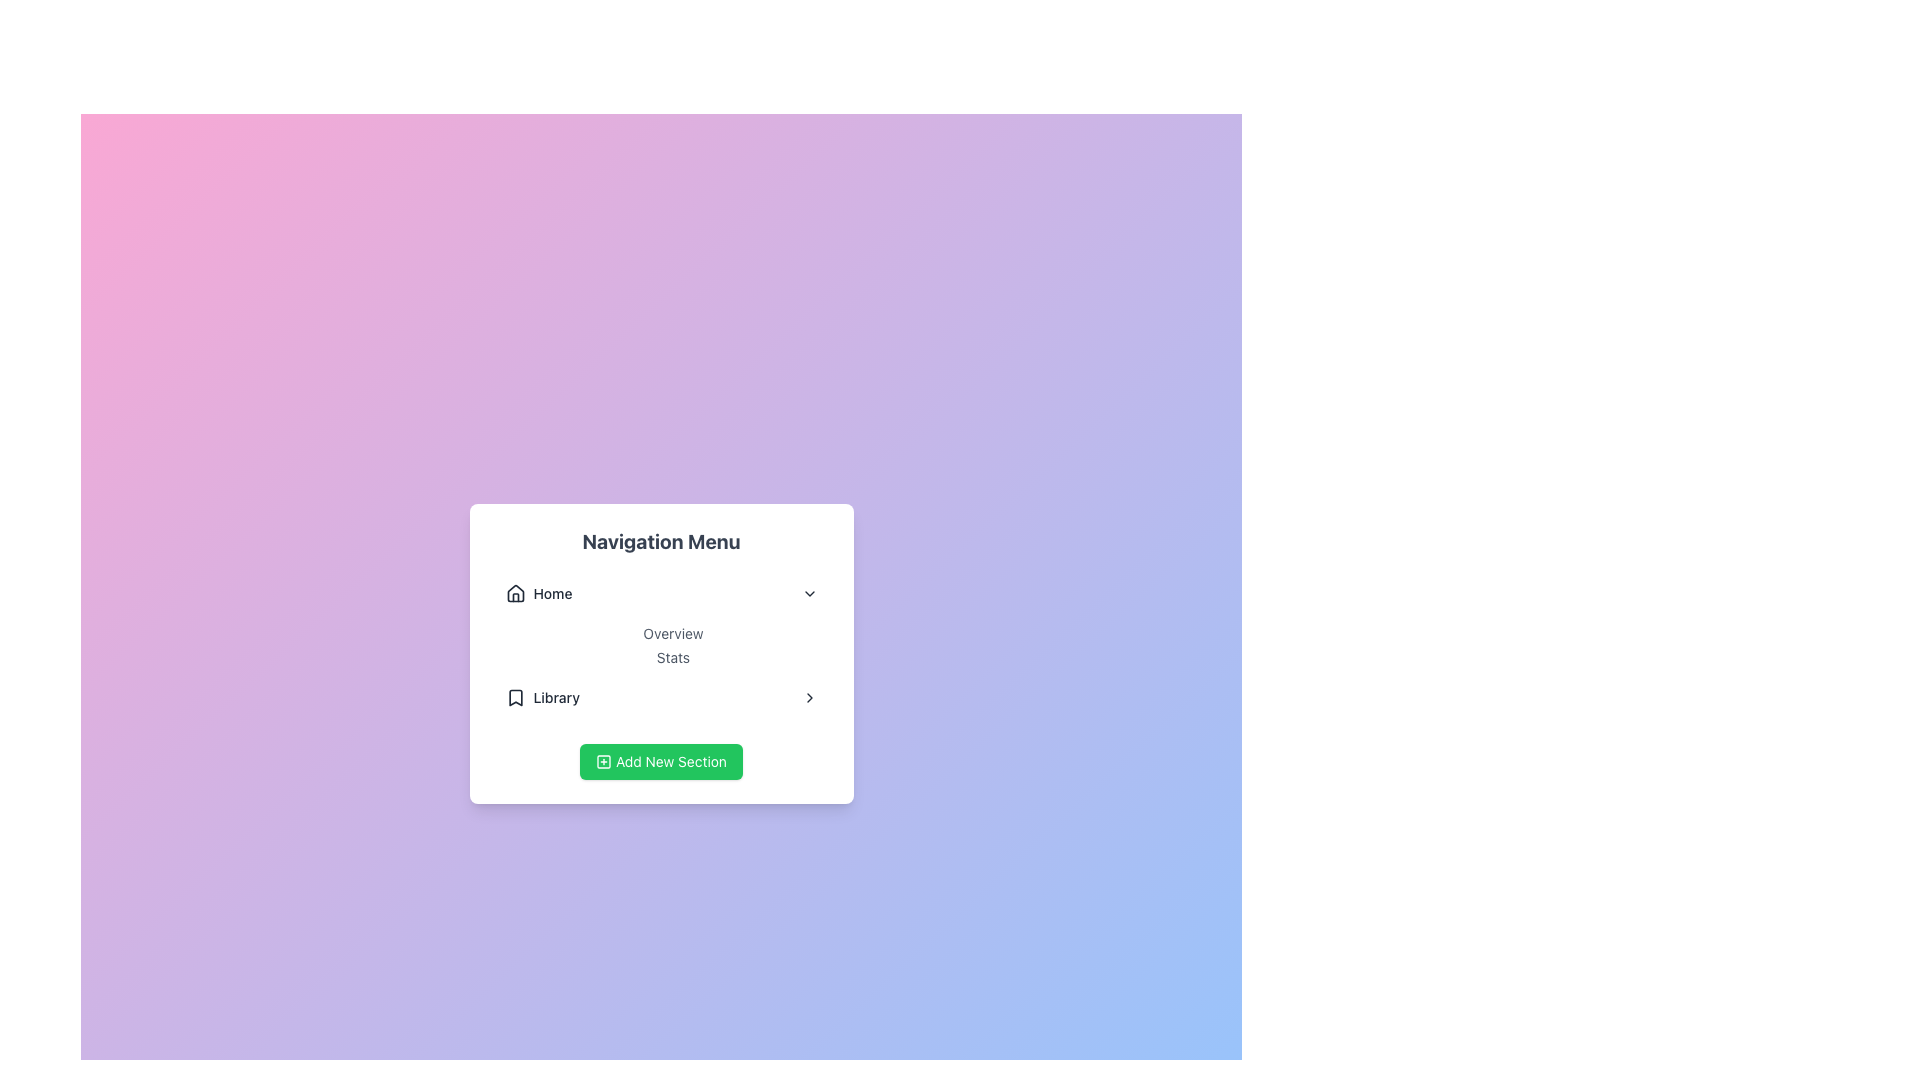  What do you see at coordinates (603, 762) in the screenshot?
I see `the green button icon with a plus sign inside it, which is located at the left edge of the 'Add New Section' button` at bounding box center [603, 762].